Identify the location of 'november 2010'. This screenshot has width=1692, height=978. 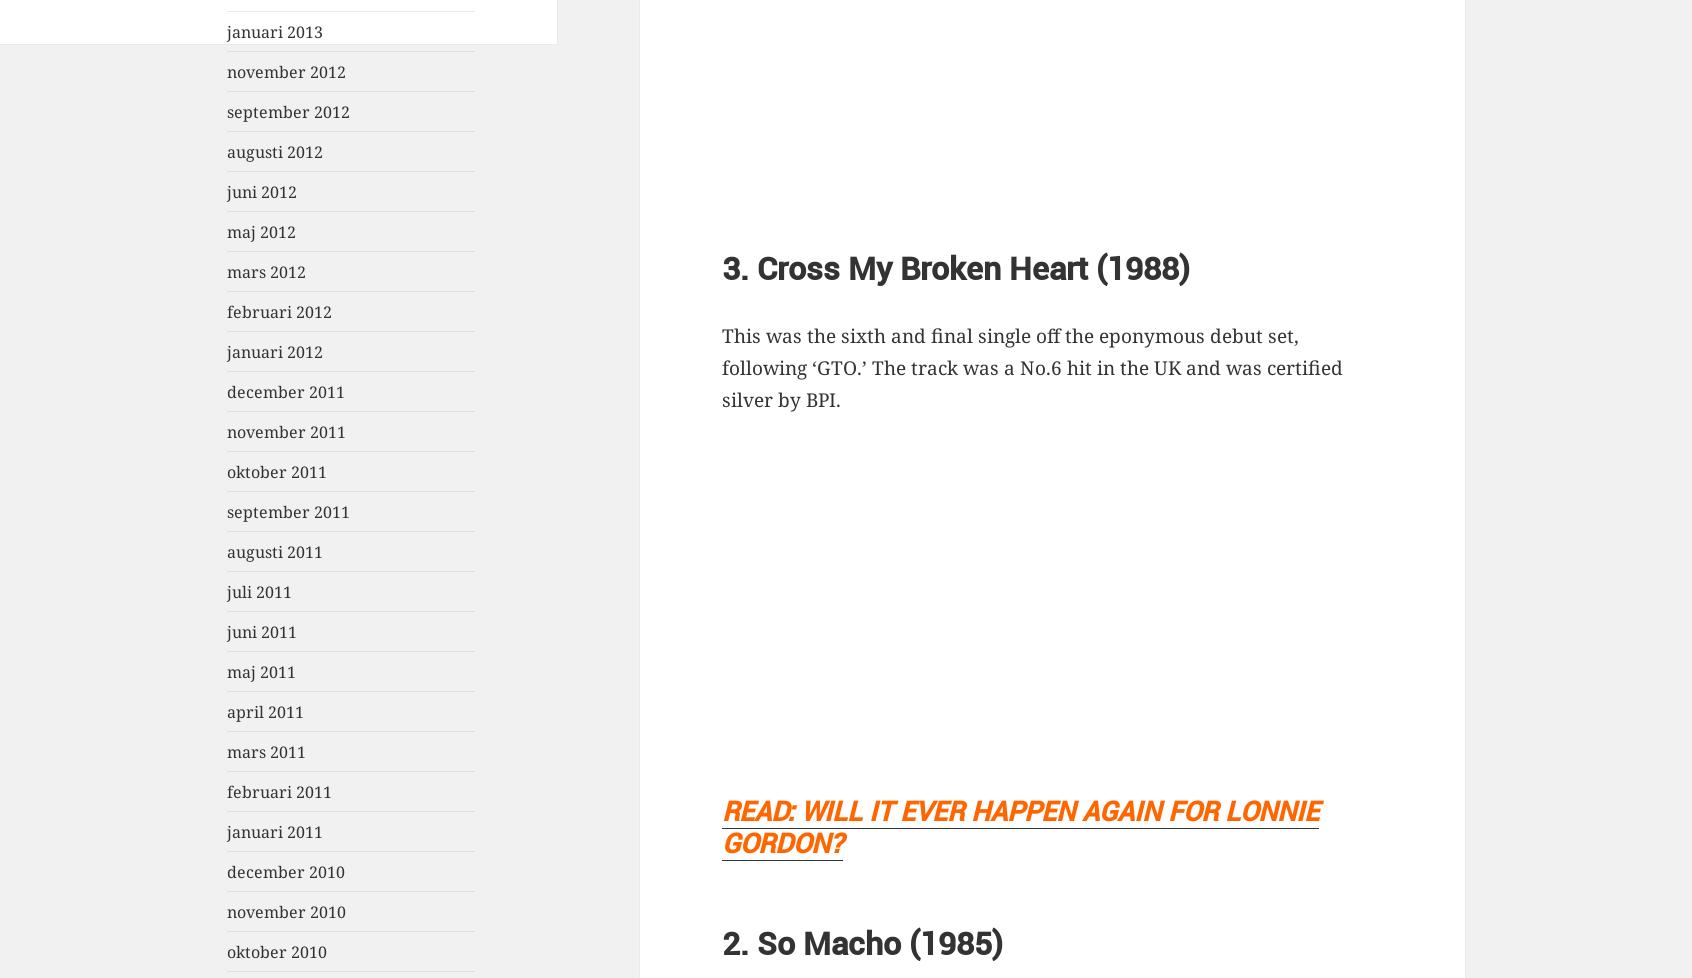
(285, 910).